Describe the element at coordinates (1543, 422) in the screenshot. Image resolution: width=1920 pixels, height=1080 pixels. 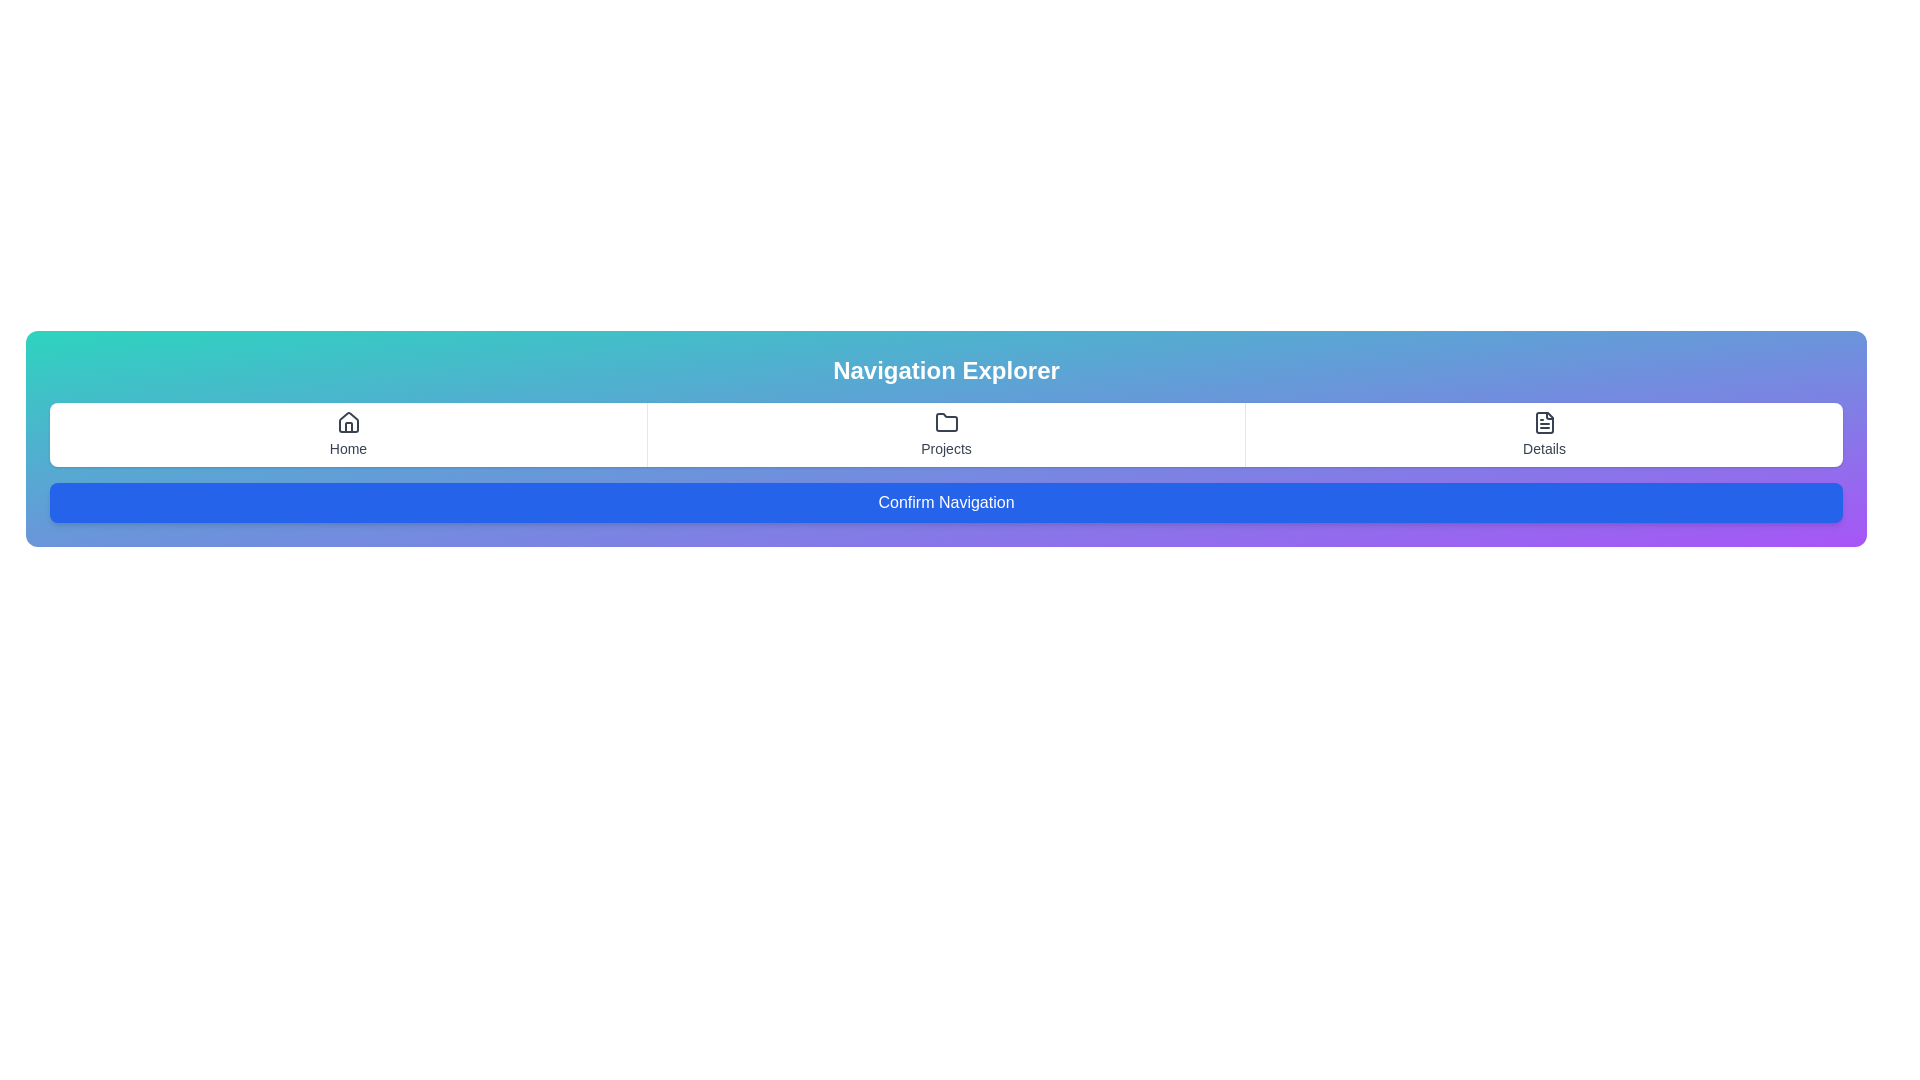
I see `the document icon located in the 'Details' section of the navigation interface, which has a rectangular shape and a folded top-right corner` at that location.